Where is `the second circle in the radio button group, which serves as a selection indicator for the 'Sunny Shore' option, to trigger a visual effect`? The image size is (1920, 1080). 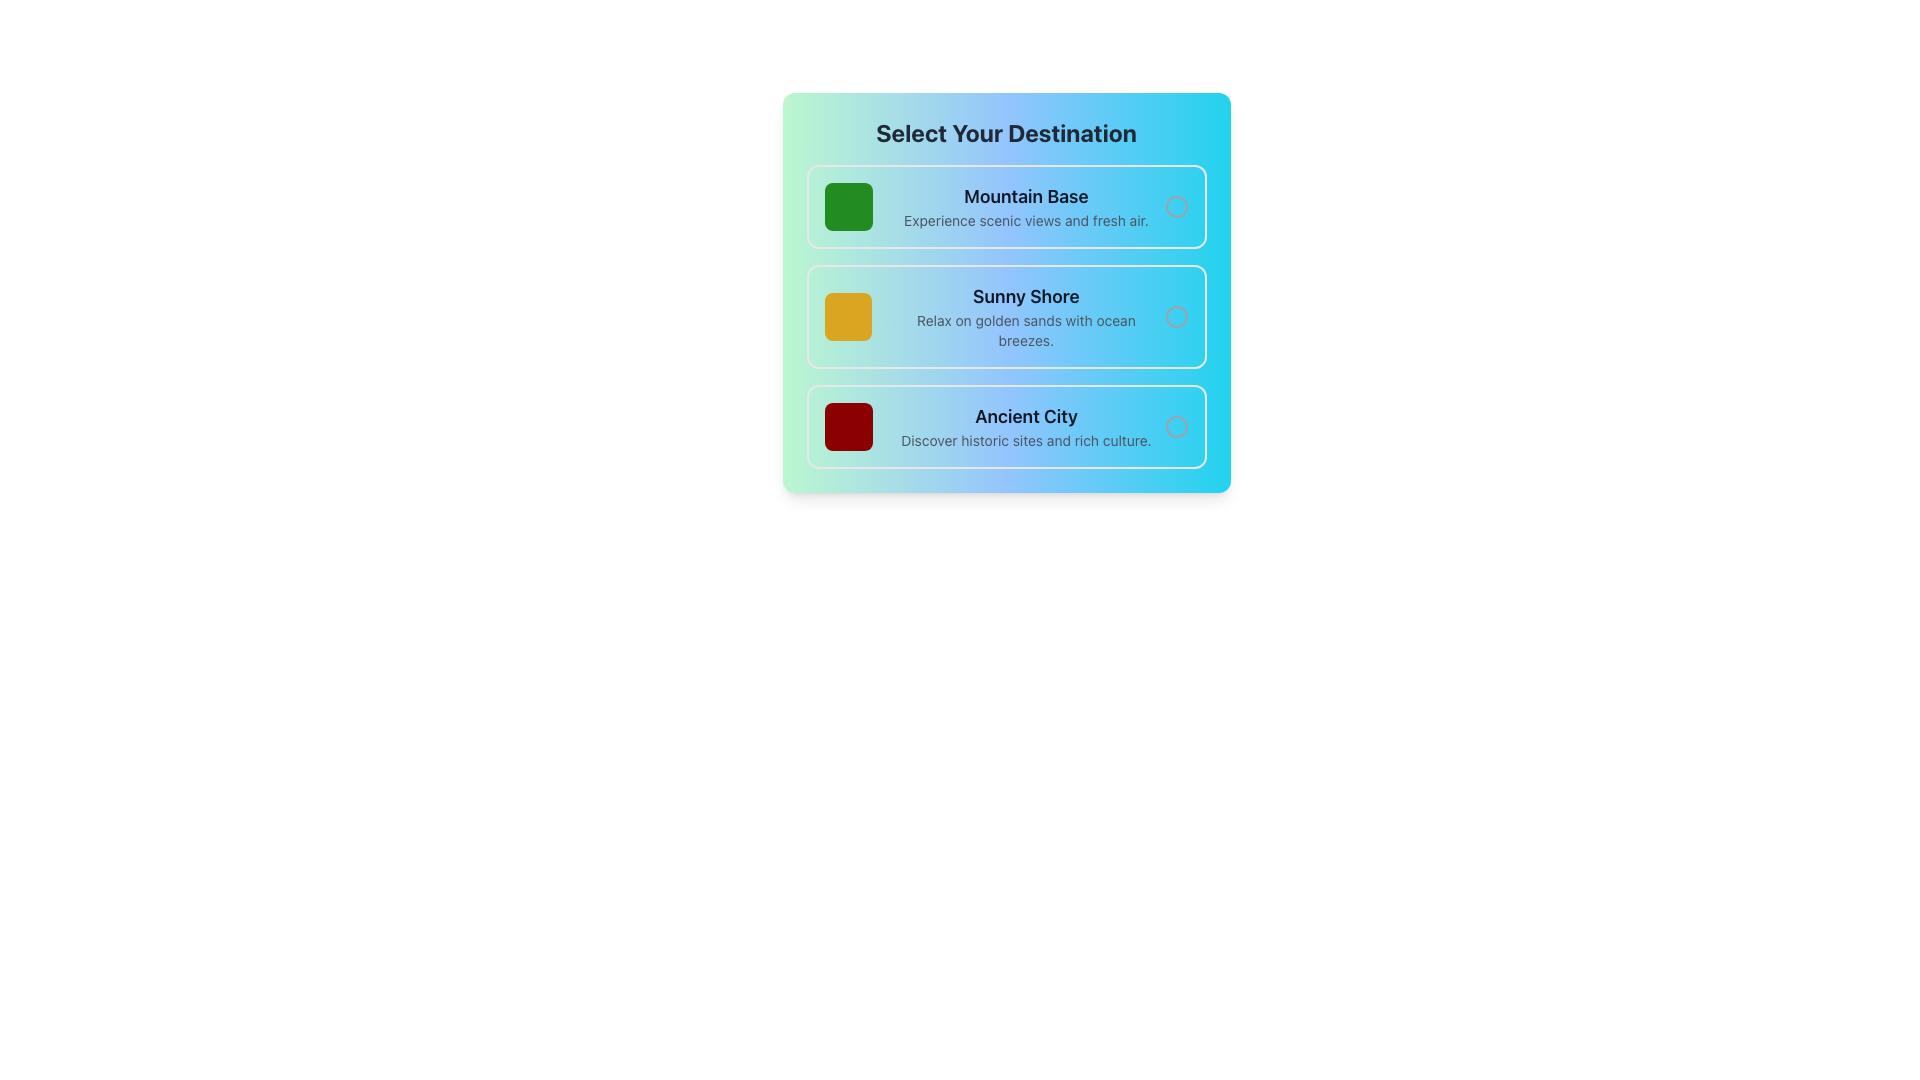 the second circle in the radio button group, which serves as a selection indicator for the 'Sunny Shore' option, to trigger a visual effect is located at coordinates (1176, 315).